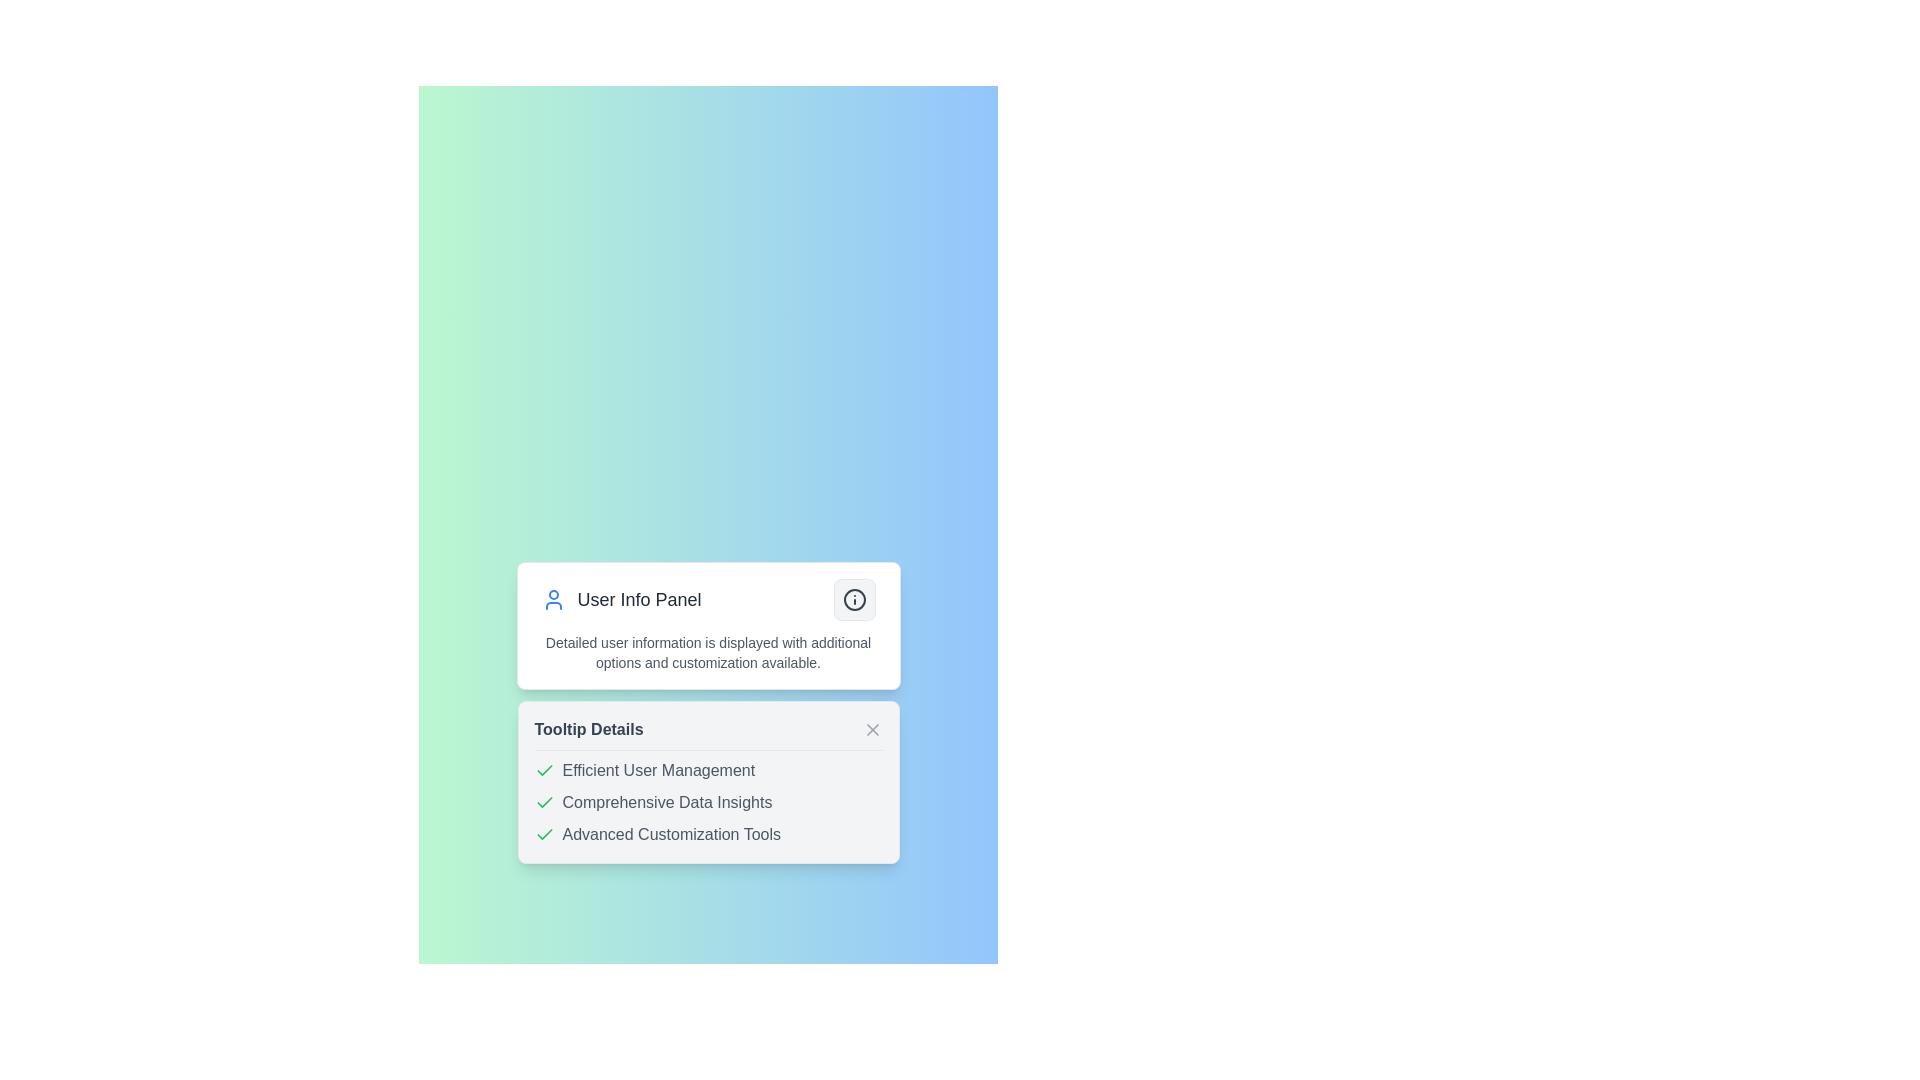  I want to click on the third list item labeled 'Advanced Customization Tools' in the 'Tooltip Details' dialog box, so click(708, 834).